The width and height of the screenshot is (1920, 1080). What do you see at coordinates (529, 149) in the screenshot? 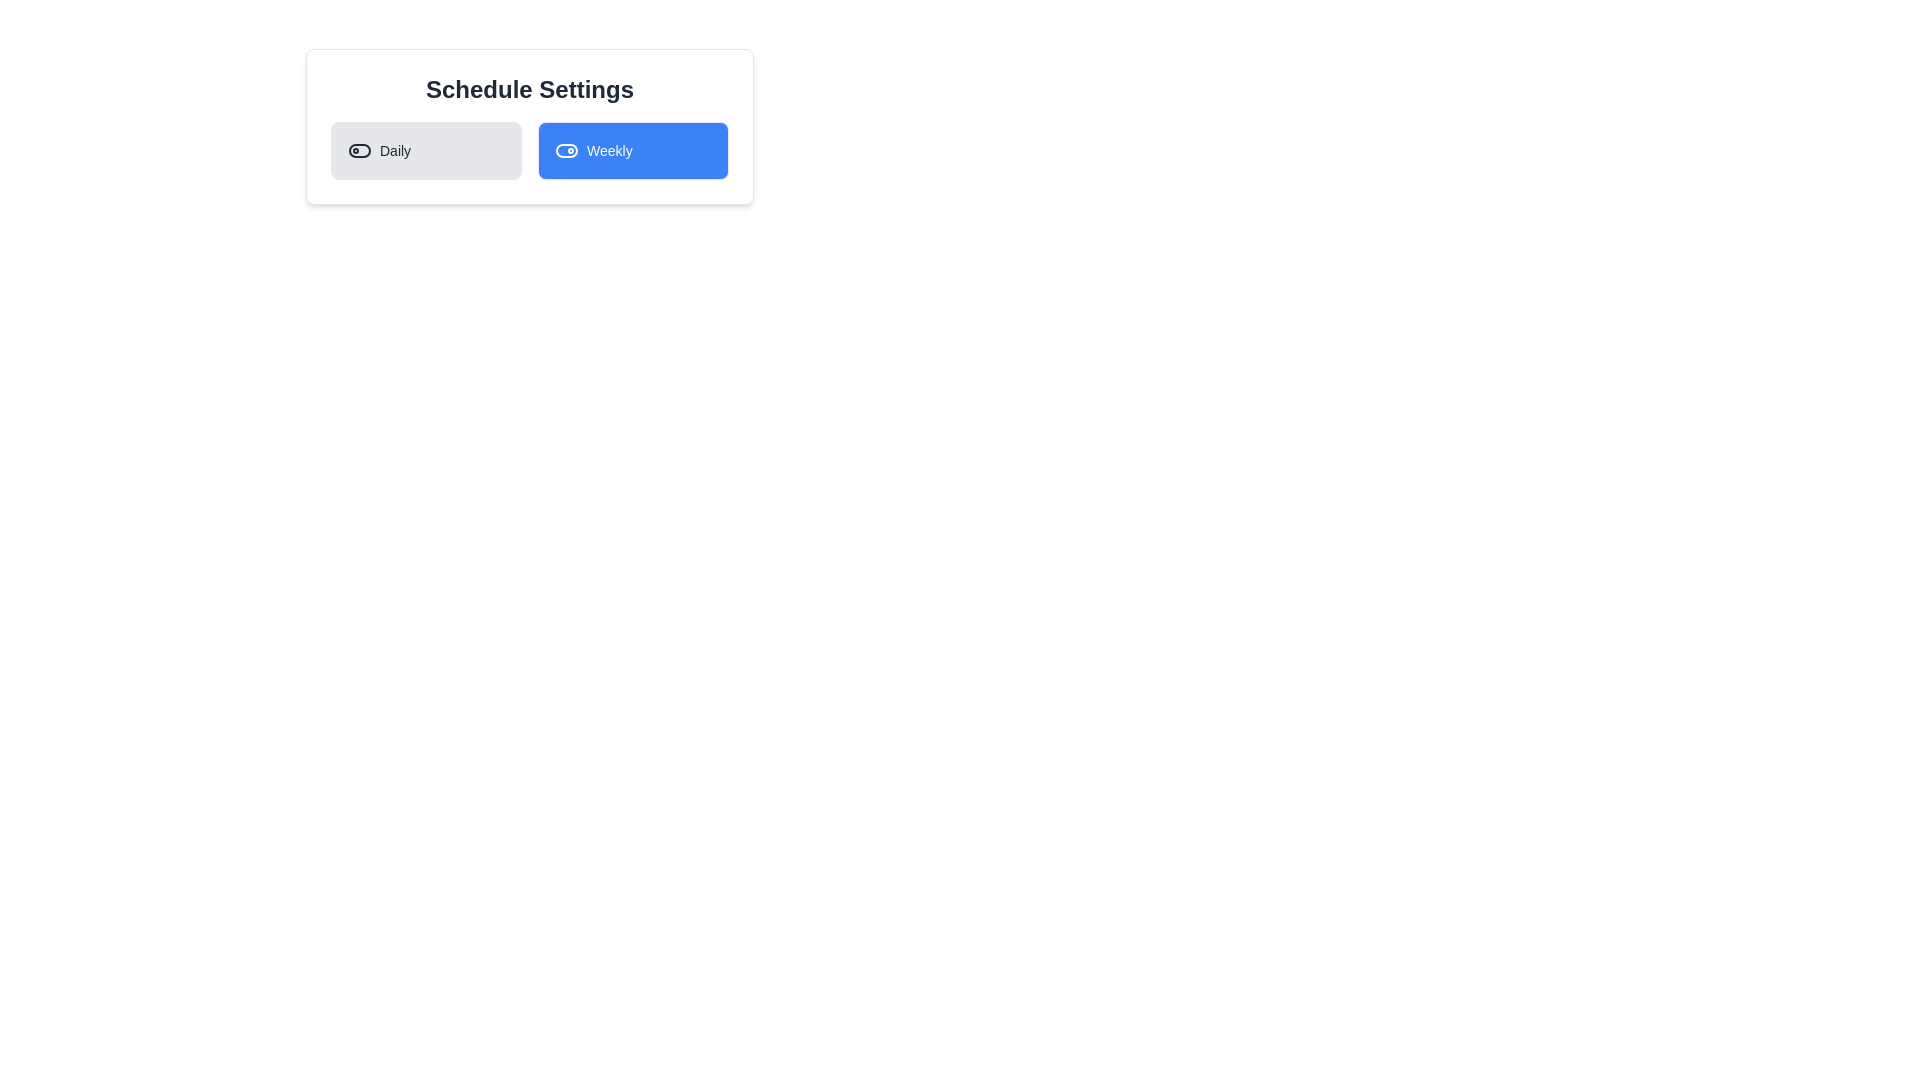
I see `the 'Weekly' toggle button in the Toggle Button Group` at bounding box center [529, 149].